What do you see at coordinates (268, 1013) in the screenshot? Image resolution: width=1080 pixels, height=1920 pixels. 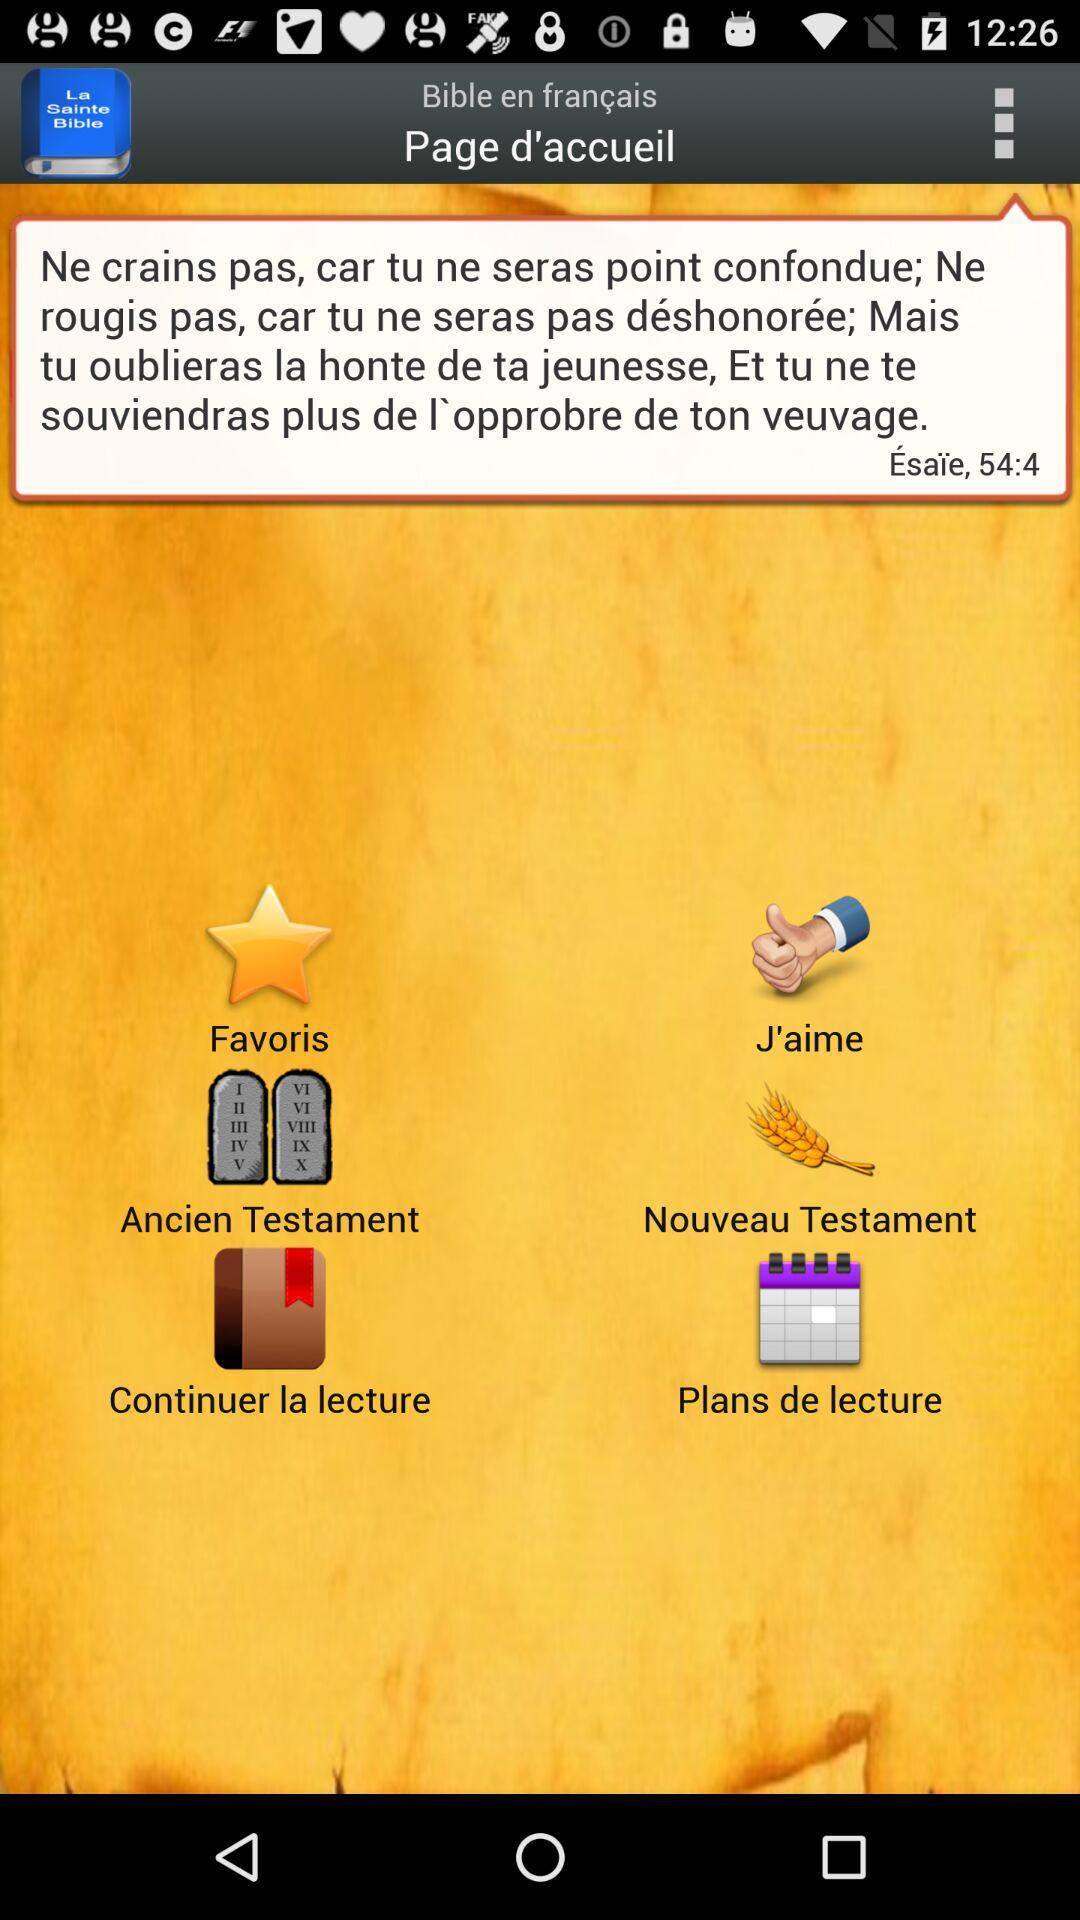 I see `the star icon` at bounding box center [268, 1013].